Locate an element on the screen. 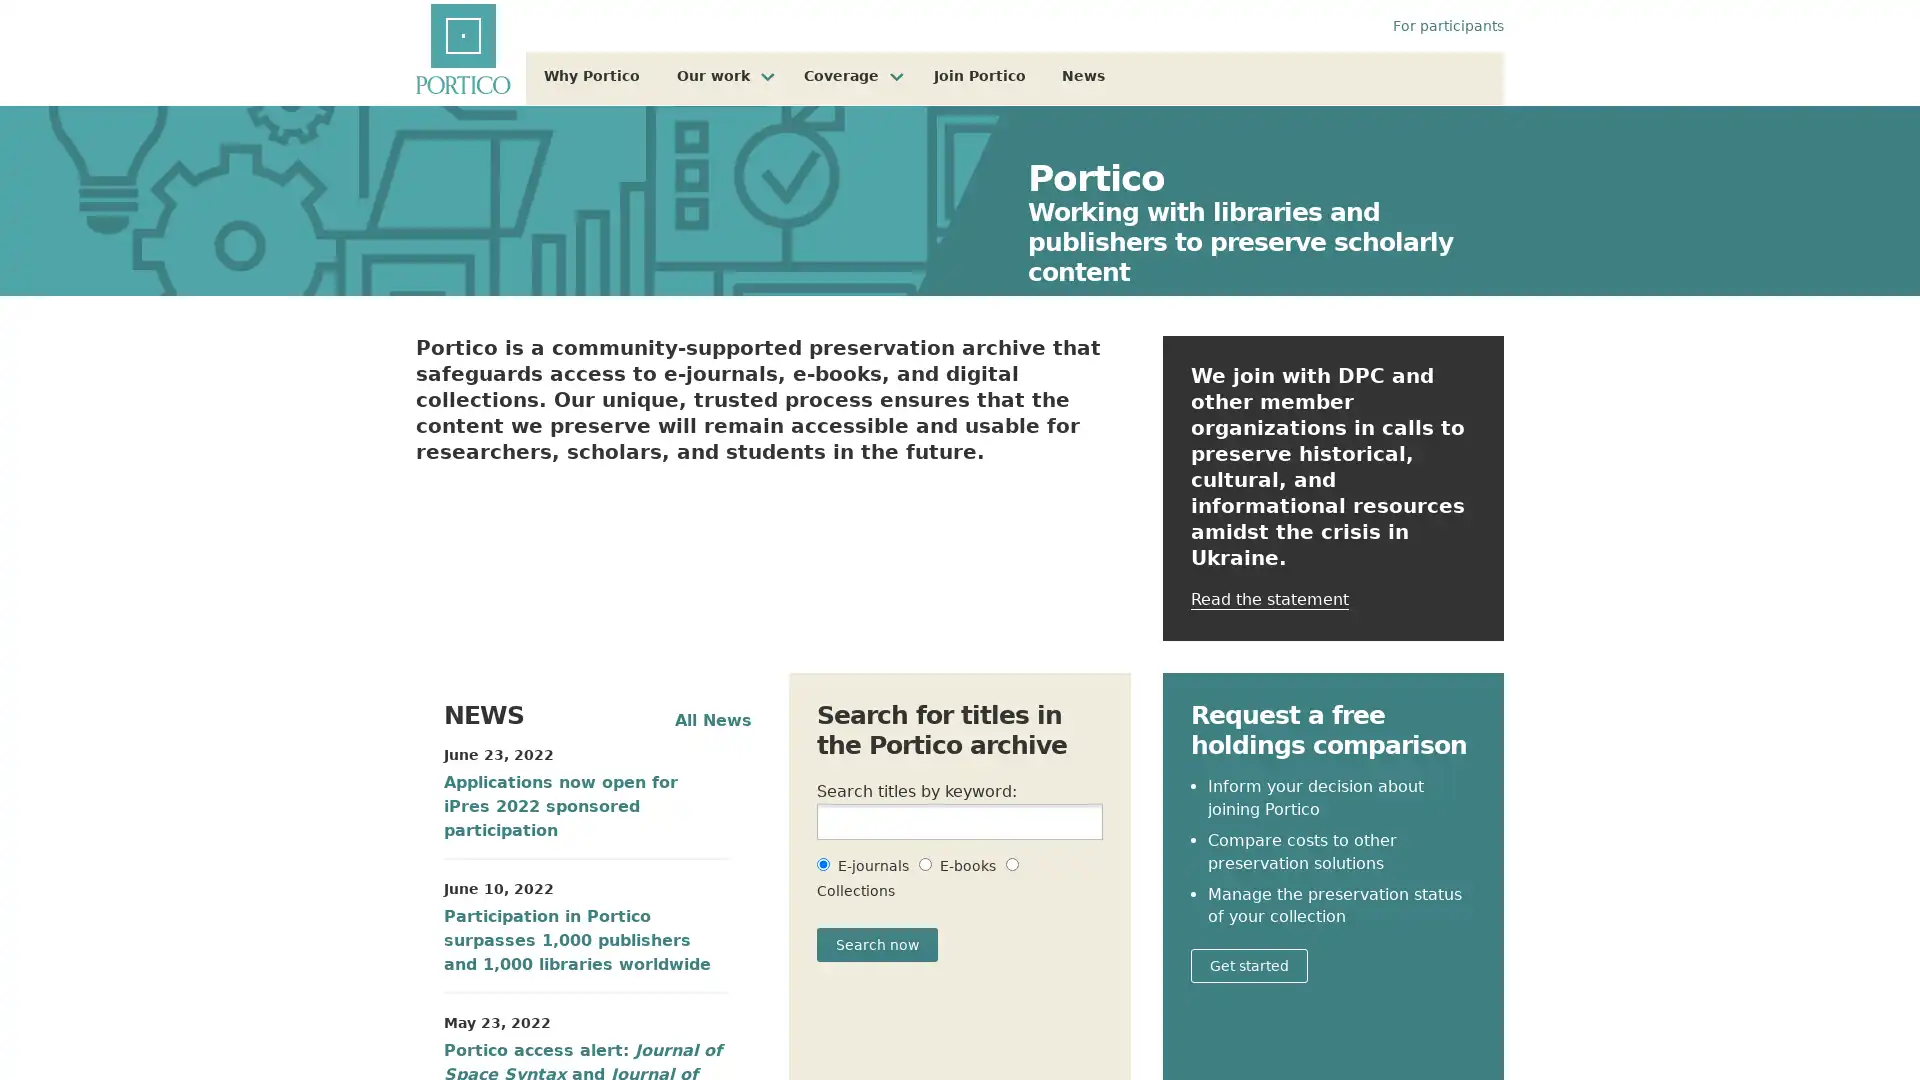  Close is located at coordinates (1886, 1015).